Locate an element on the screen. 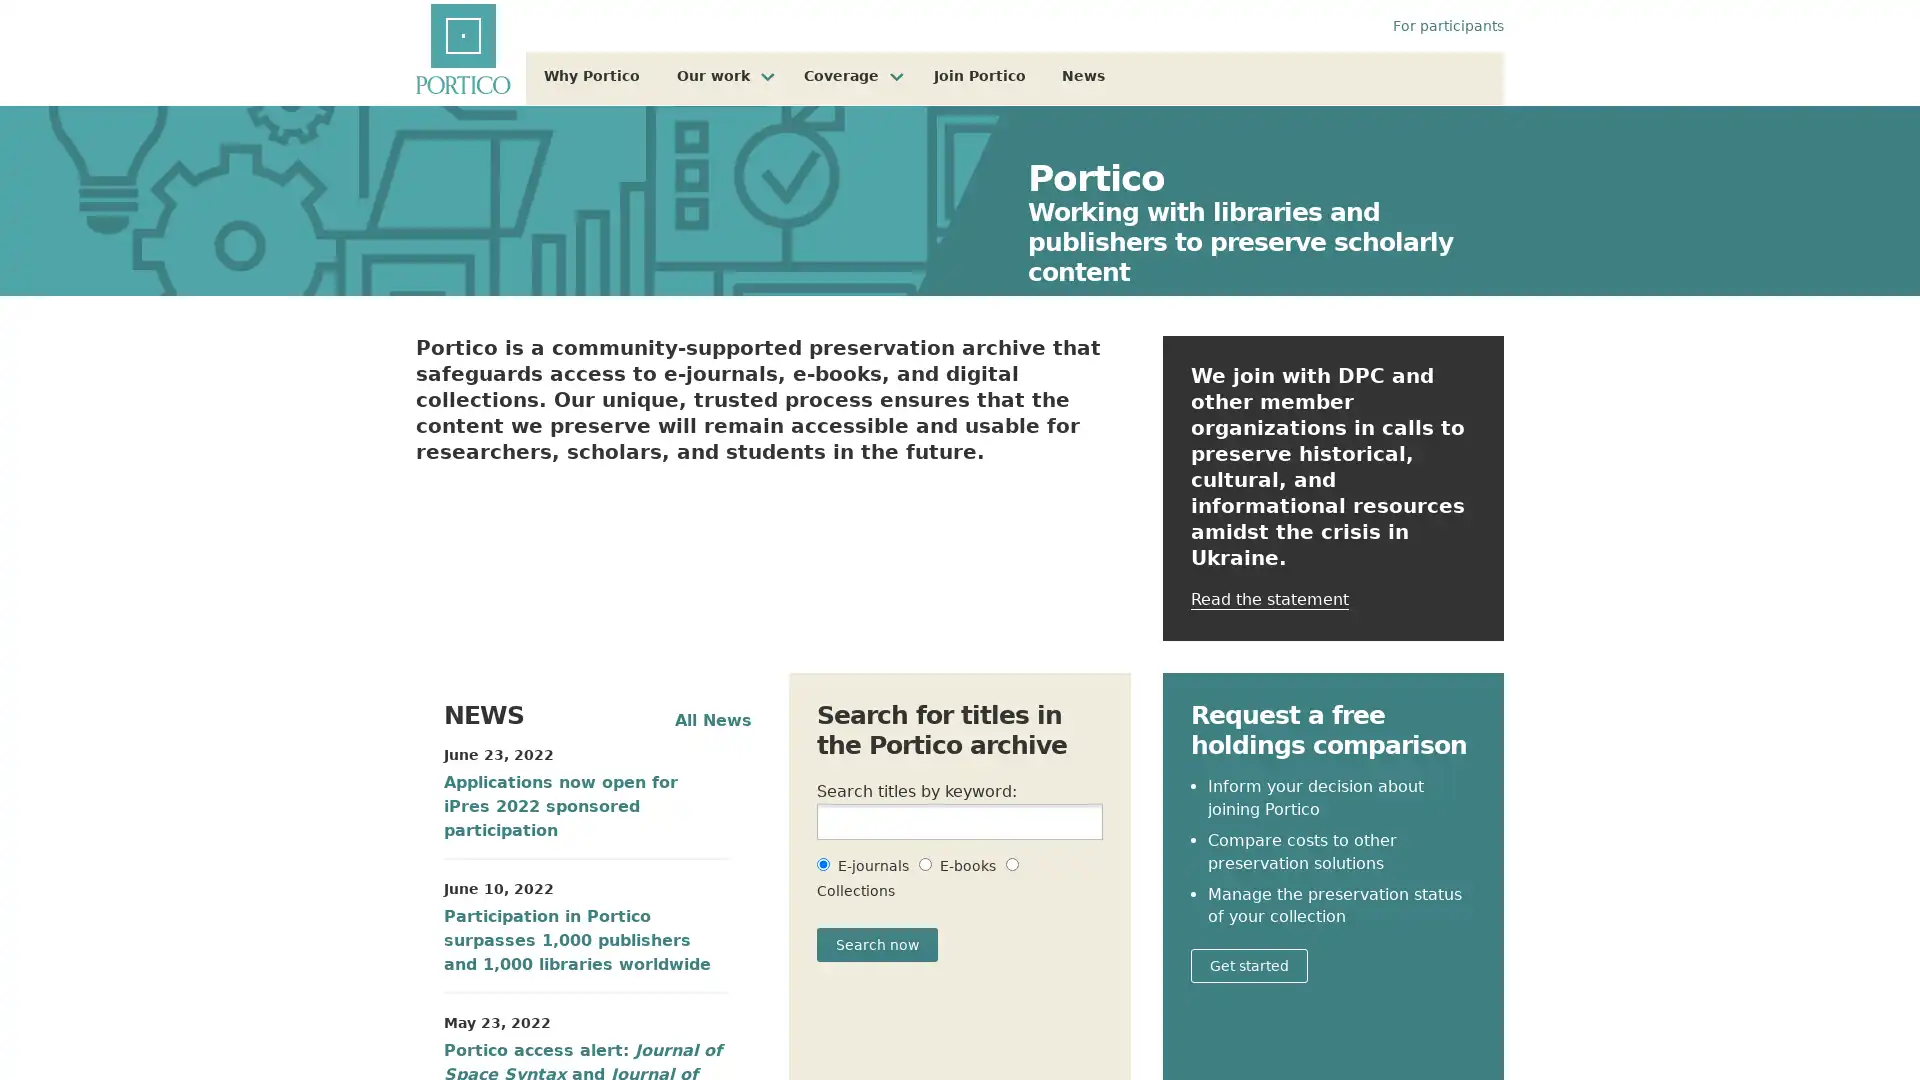  Close is located at coordinates (1886, 1015).